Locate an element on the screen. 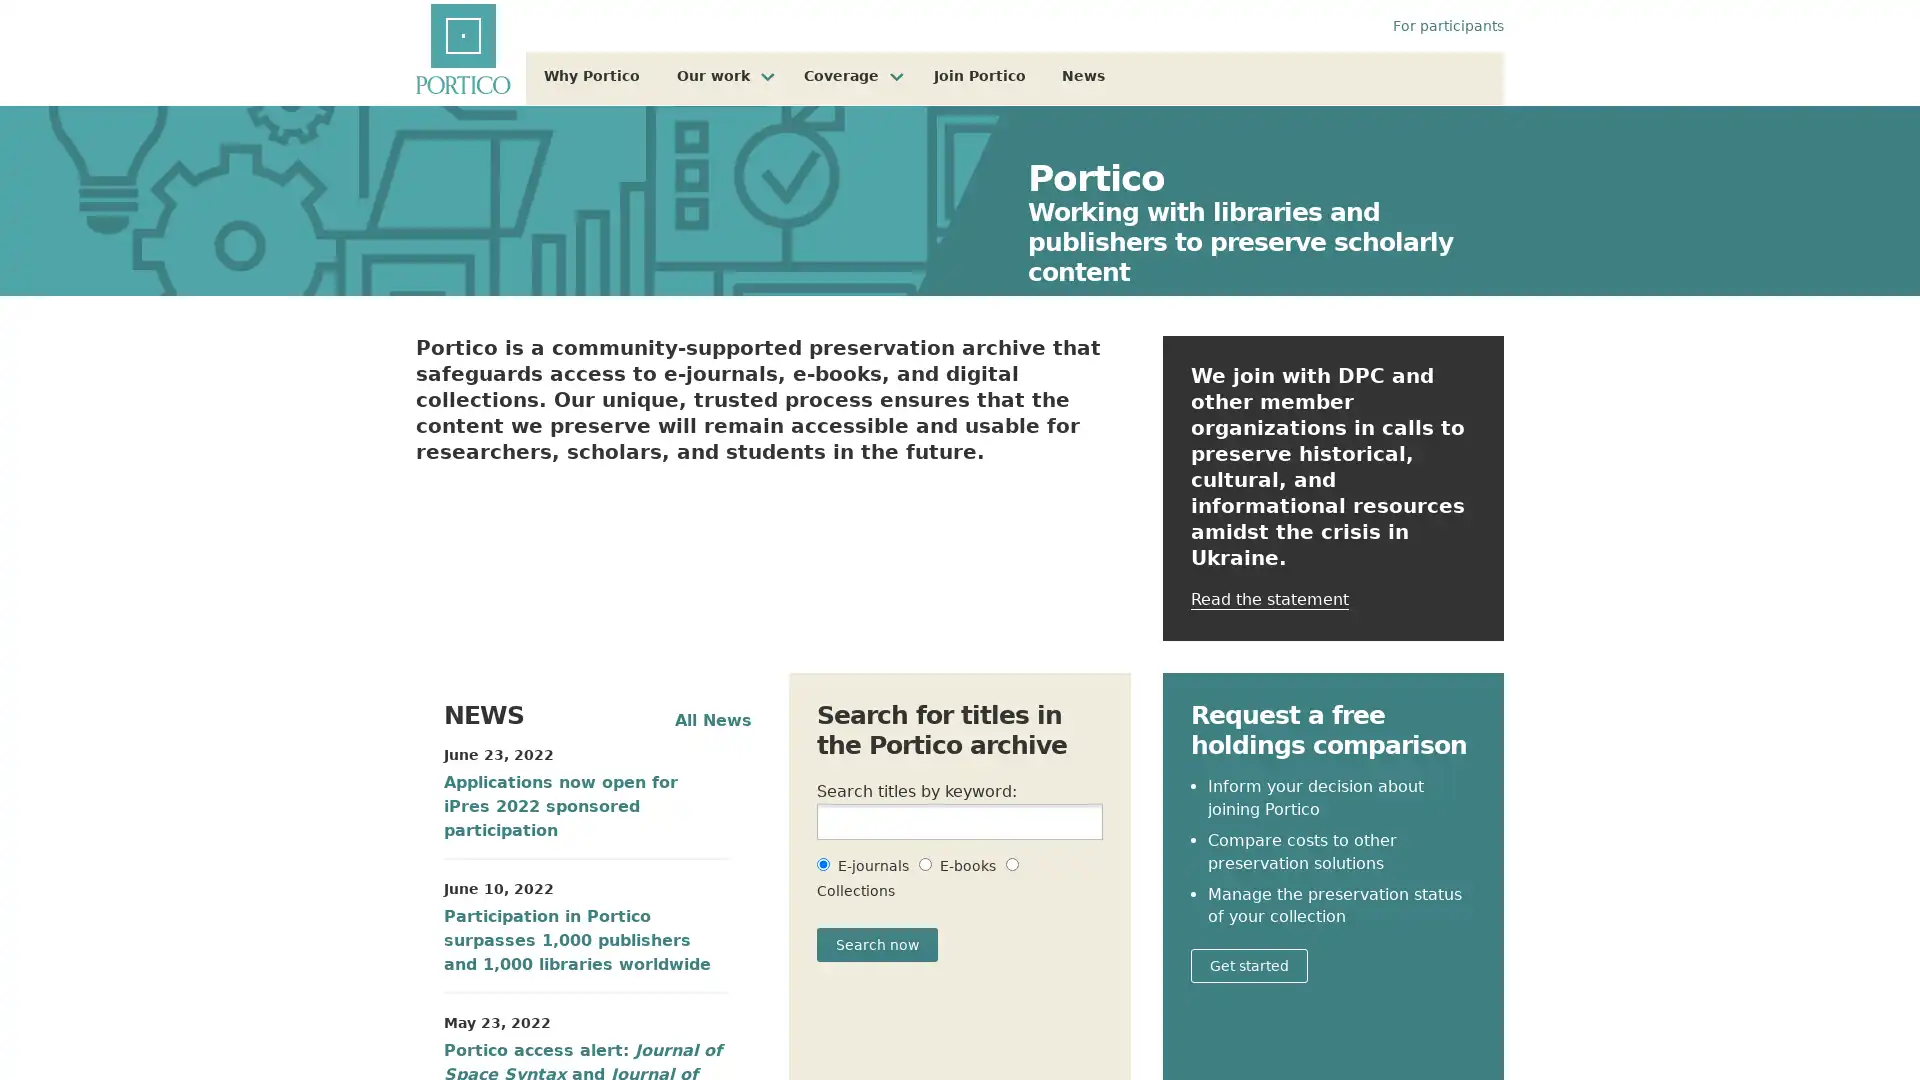  Close is located at coordinates (1886, 1015).